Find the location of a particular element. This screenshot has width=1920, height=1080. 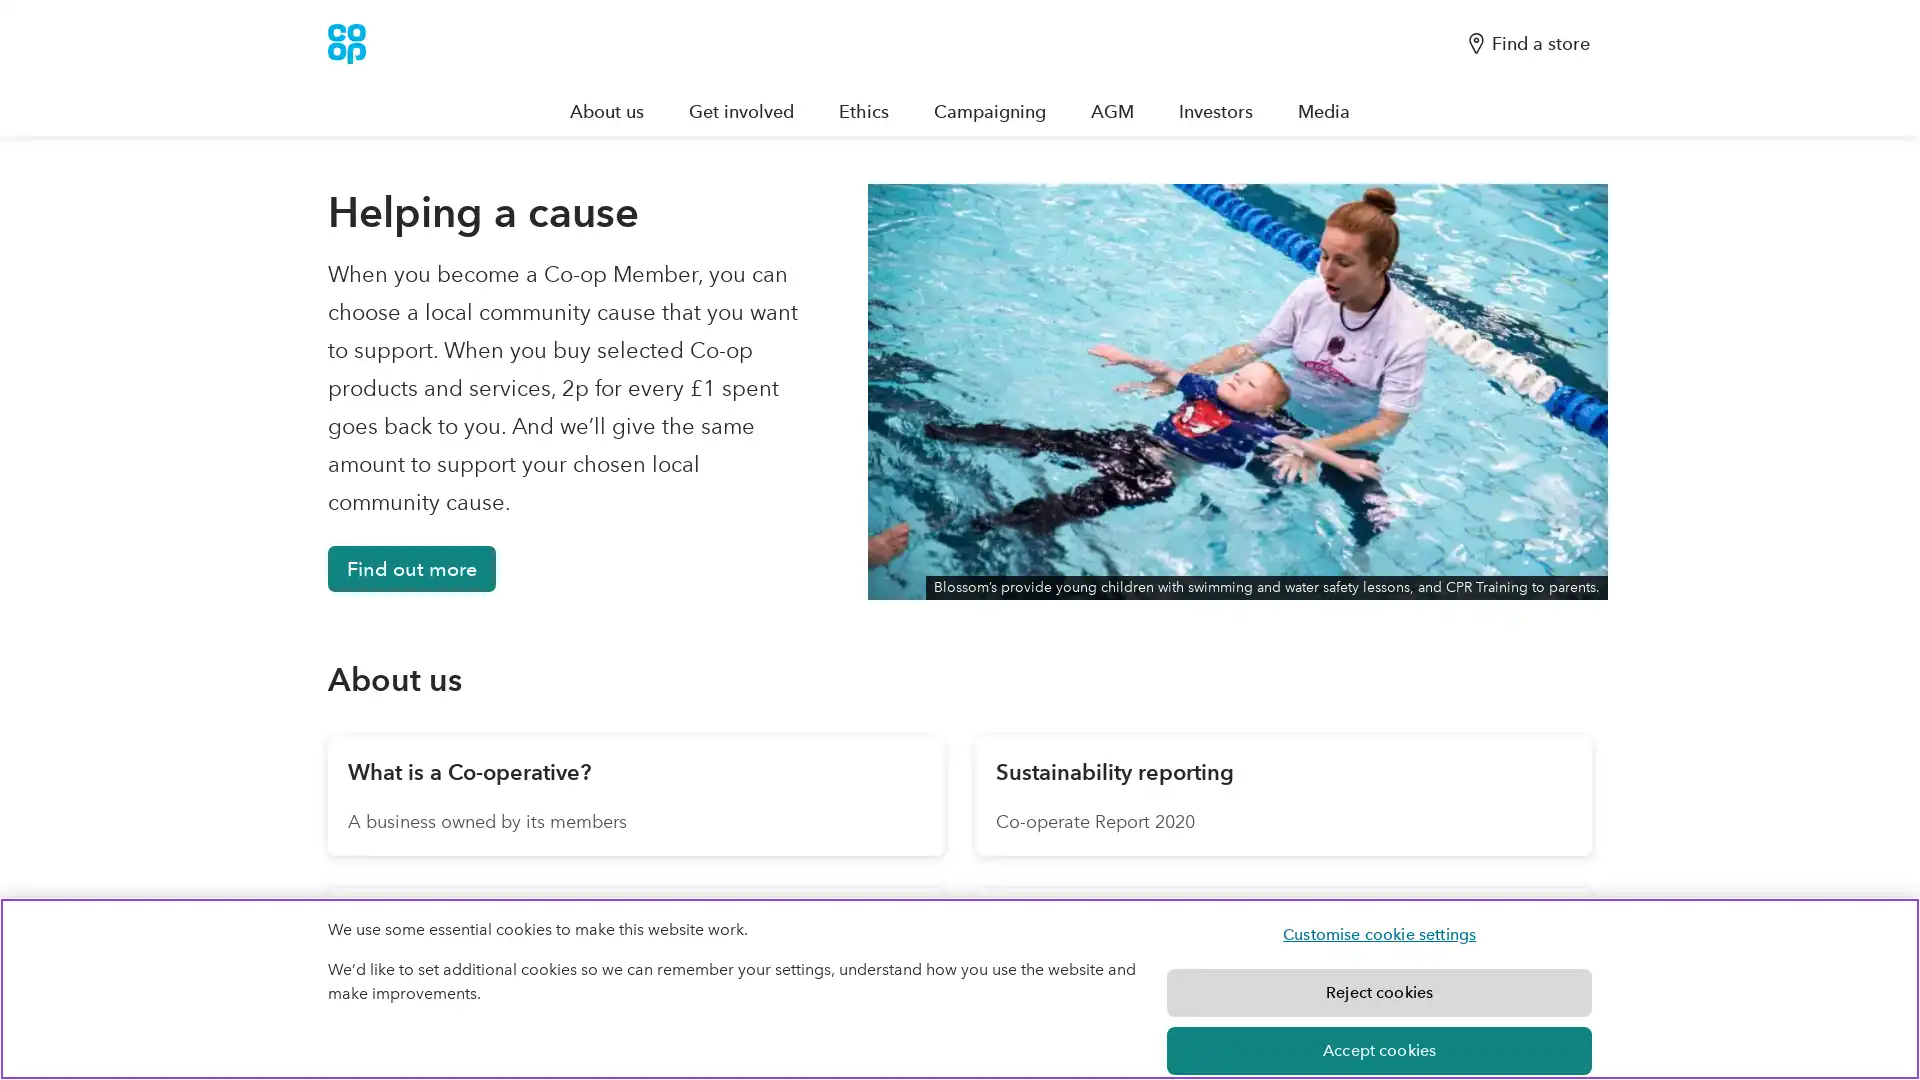

Reject cookies is located at coordinates (1377, 992).